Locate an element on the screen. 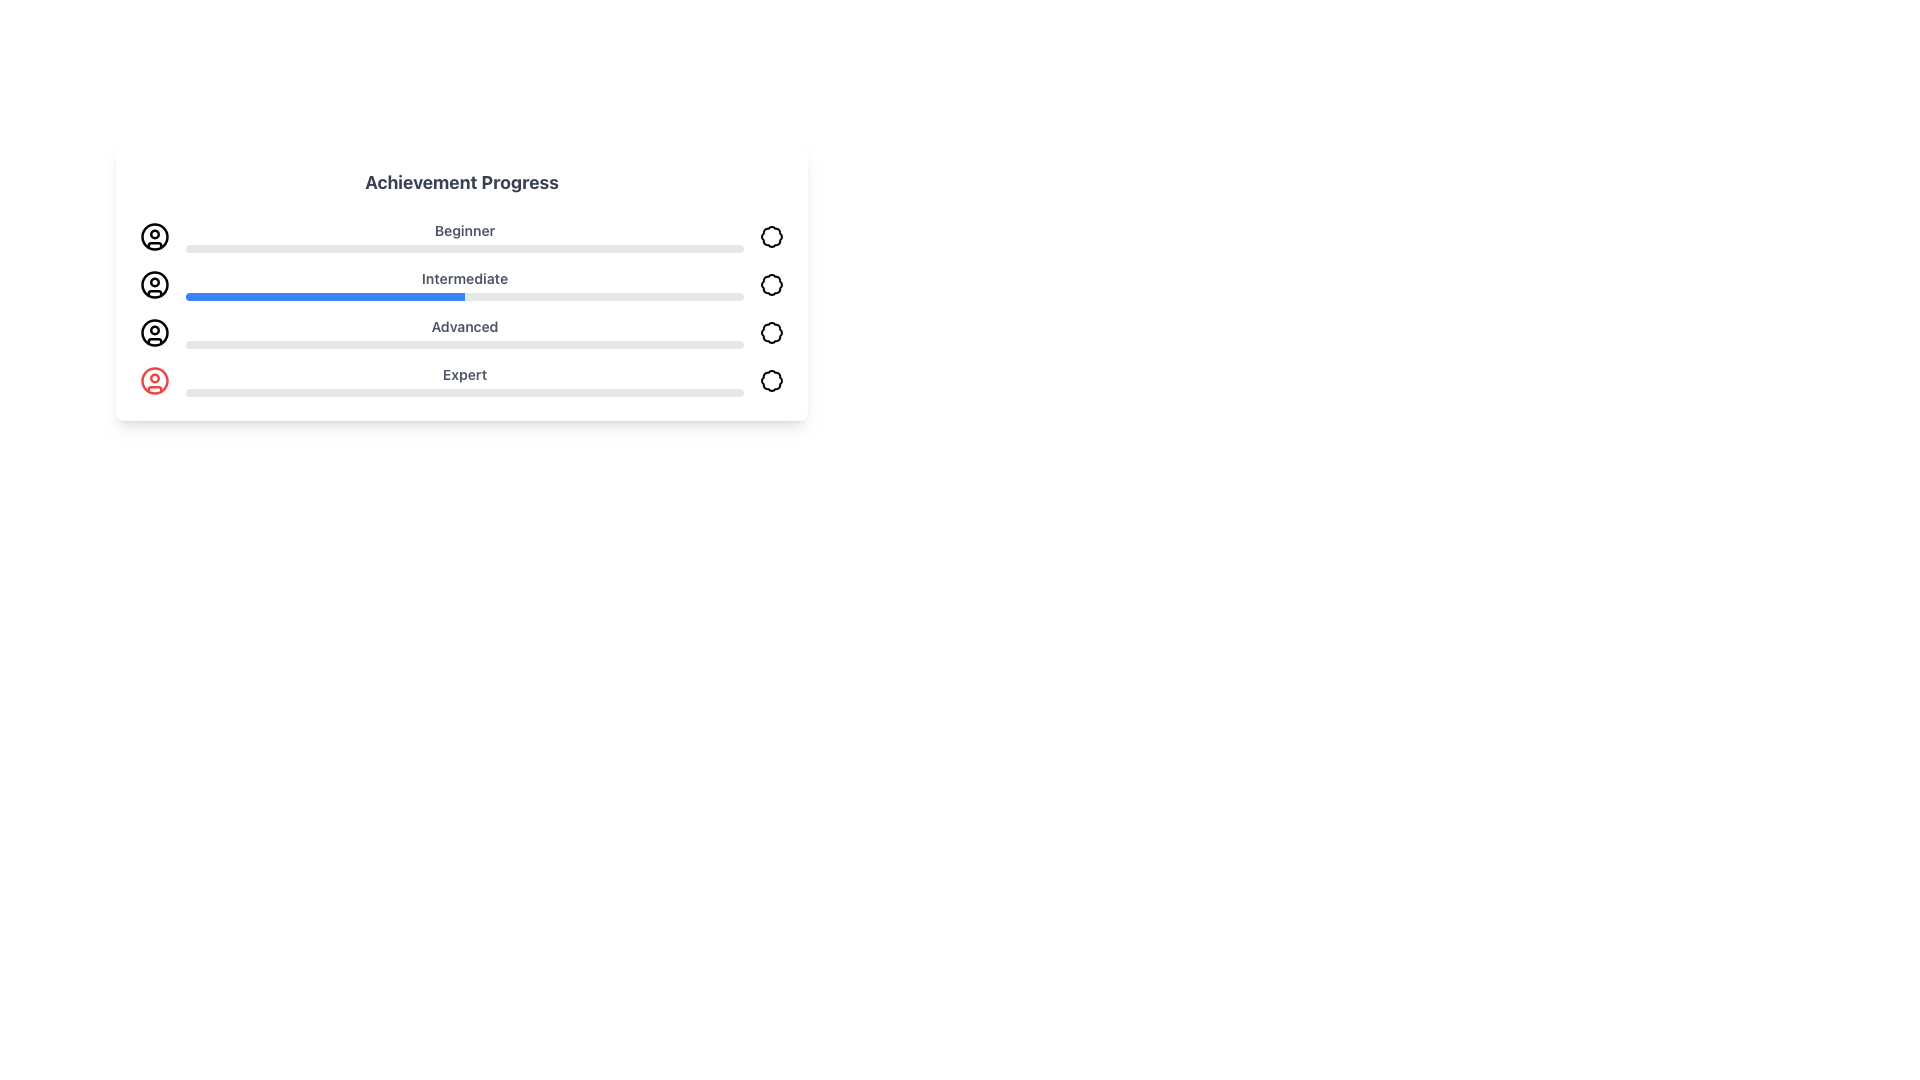 This screenshot has width=1920, height=1080. the 'Advanced' level icon in the achievement progress component, which is located in the leftmost position of the 'Advanced' section, aligning with the 'Advanced' text and the progress bar is located at coordinates (153, 331).